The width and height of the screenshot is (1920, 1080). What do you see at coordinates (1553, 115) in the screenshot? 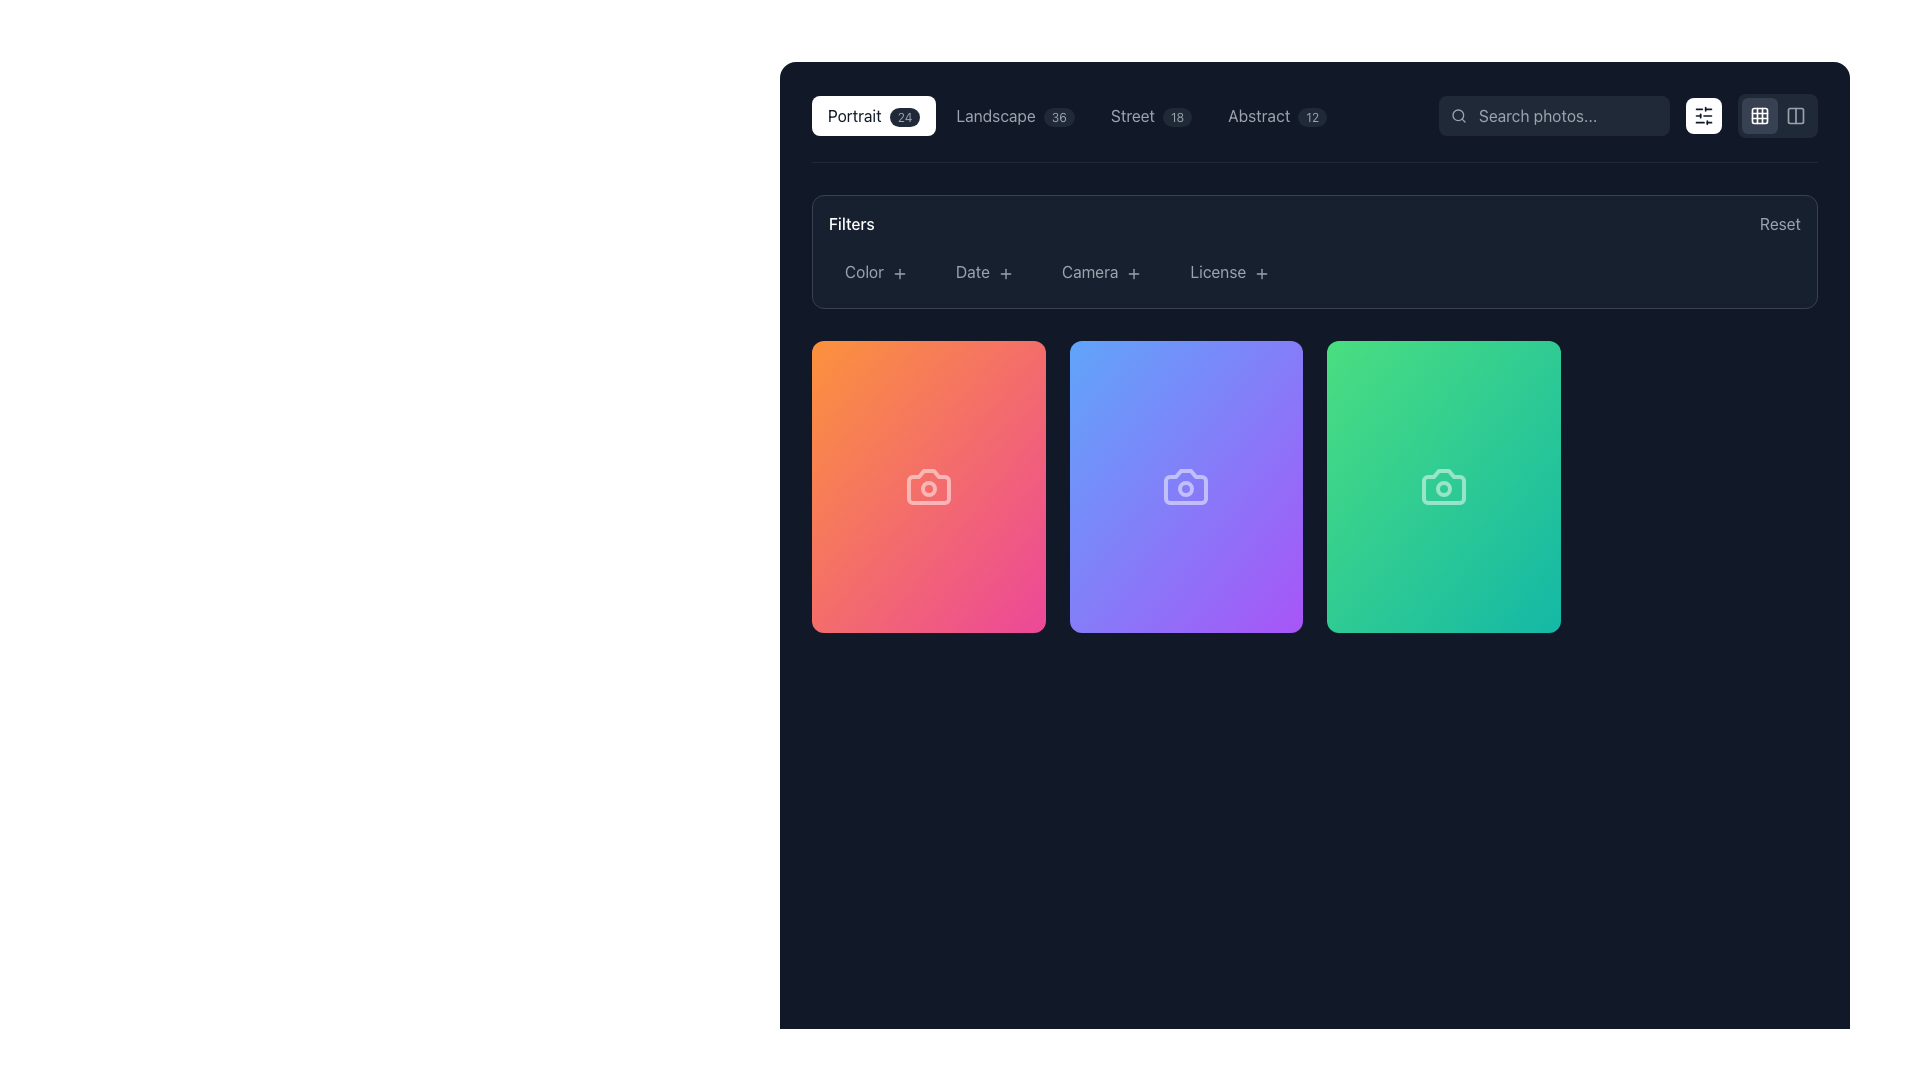
I see `to focus on the text input field located in the top-right section of the interface, positioned to the left of the filter icon` at bounding box center [1553, 115].